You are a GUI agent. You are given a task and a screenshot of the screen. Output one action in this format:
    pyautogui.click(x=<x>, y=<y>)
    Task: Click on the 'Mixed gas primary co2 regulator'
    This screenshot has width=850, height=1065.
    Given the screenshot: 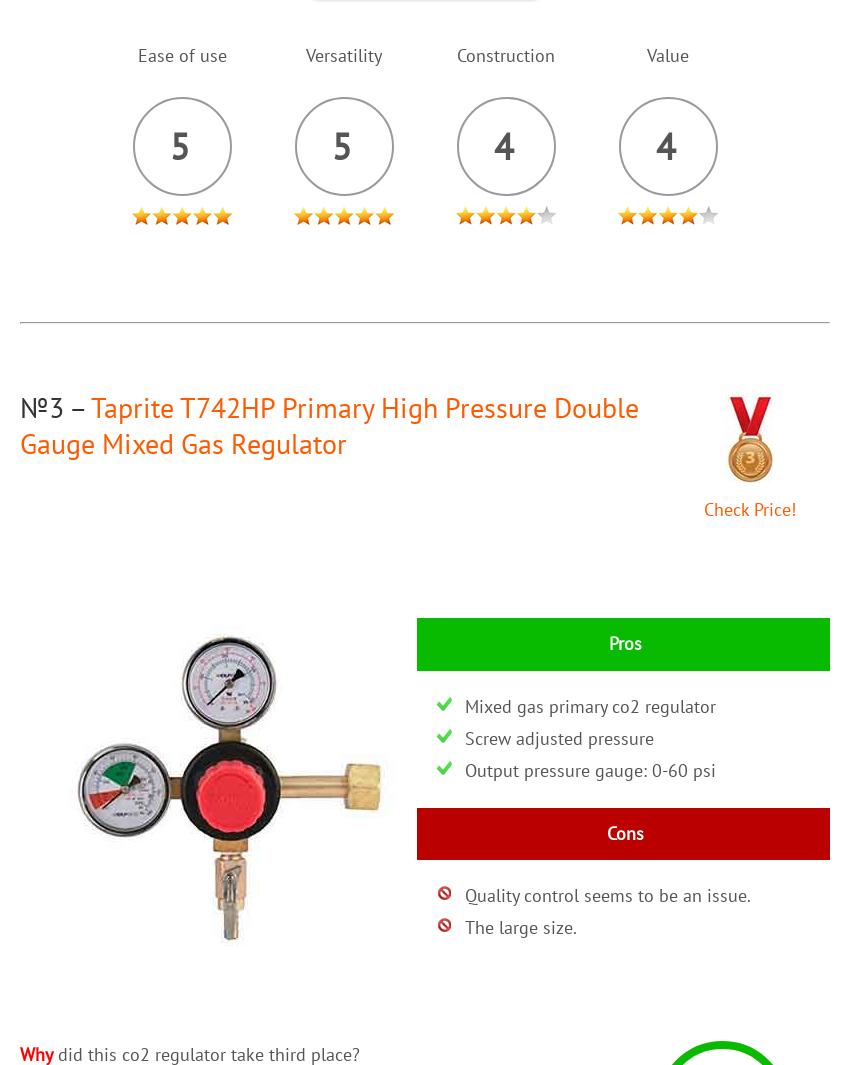 What is the action you would take?
    pyautogui.click(x=589, y=705)
    